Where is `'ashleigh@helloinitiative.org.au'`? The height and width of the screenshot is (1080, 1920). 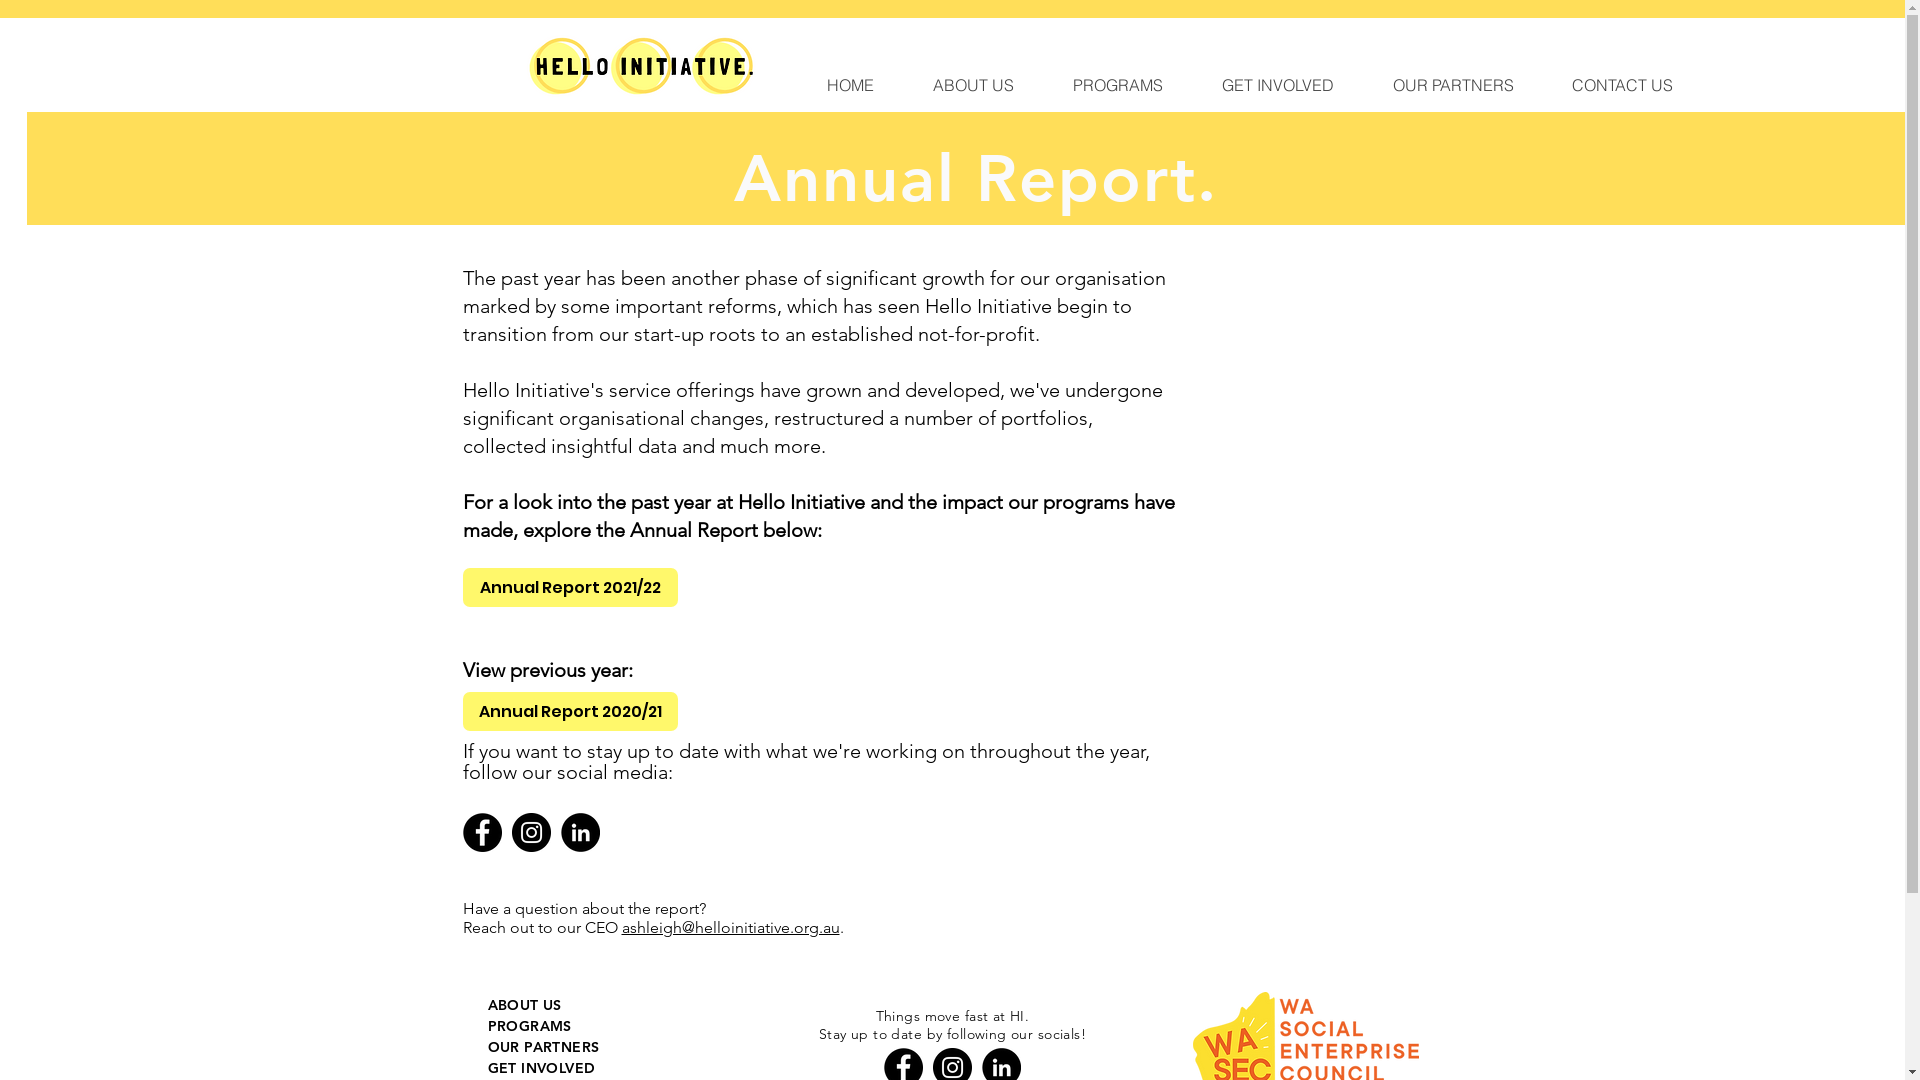
'ashleigh@helloinitiative.org.au' is located at coordinates (621, 927).